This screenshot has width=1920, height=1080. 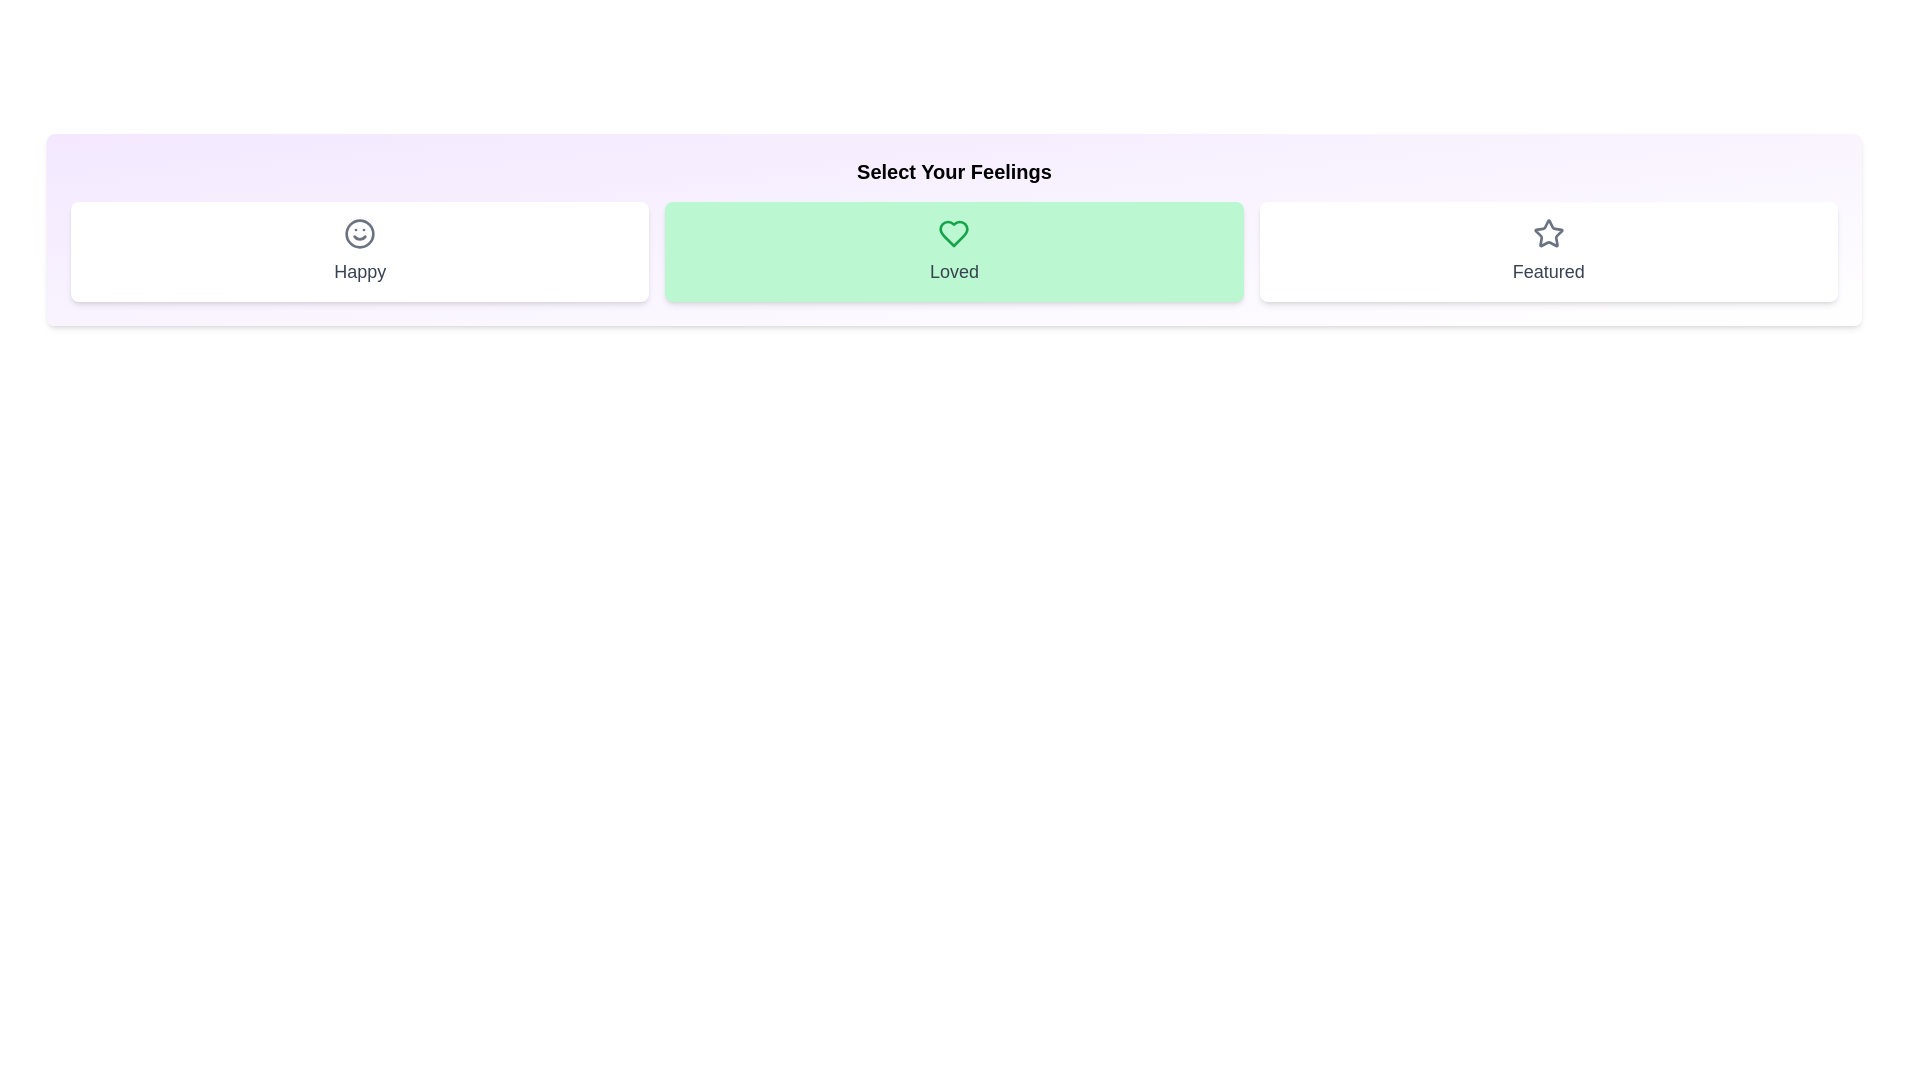 I want to click on the icon of the Loved chip, so click(x=953, y=233).